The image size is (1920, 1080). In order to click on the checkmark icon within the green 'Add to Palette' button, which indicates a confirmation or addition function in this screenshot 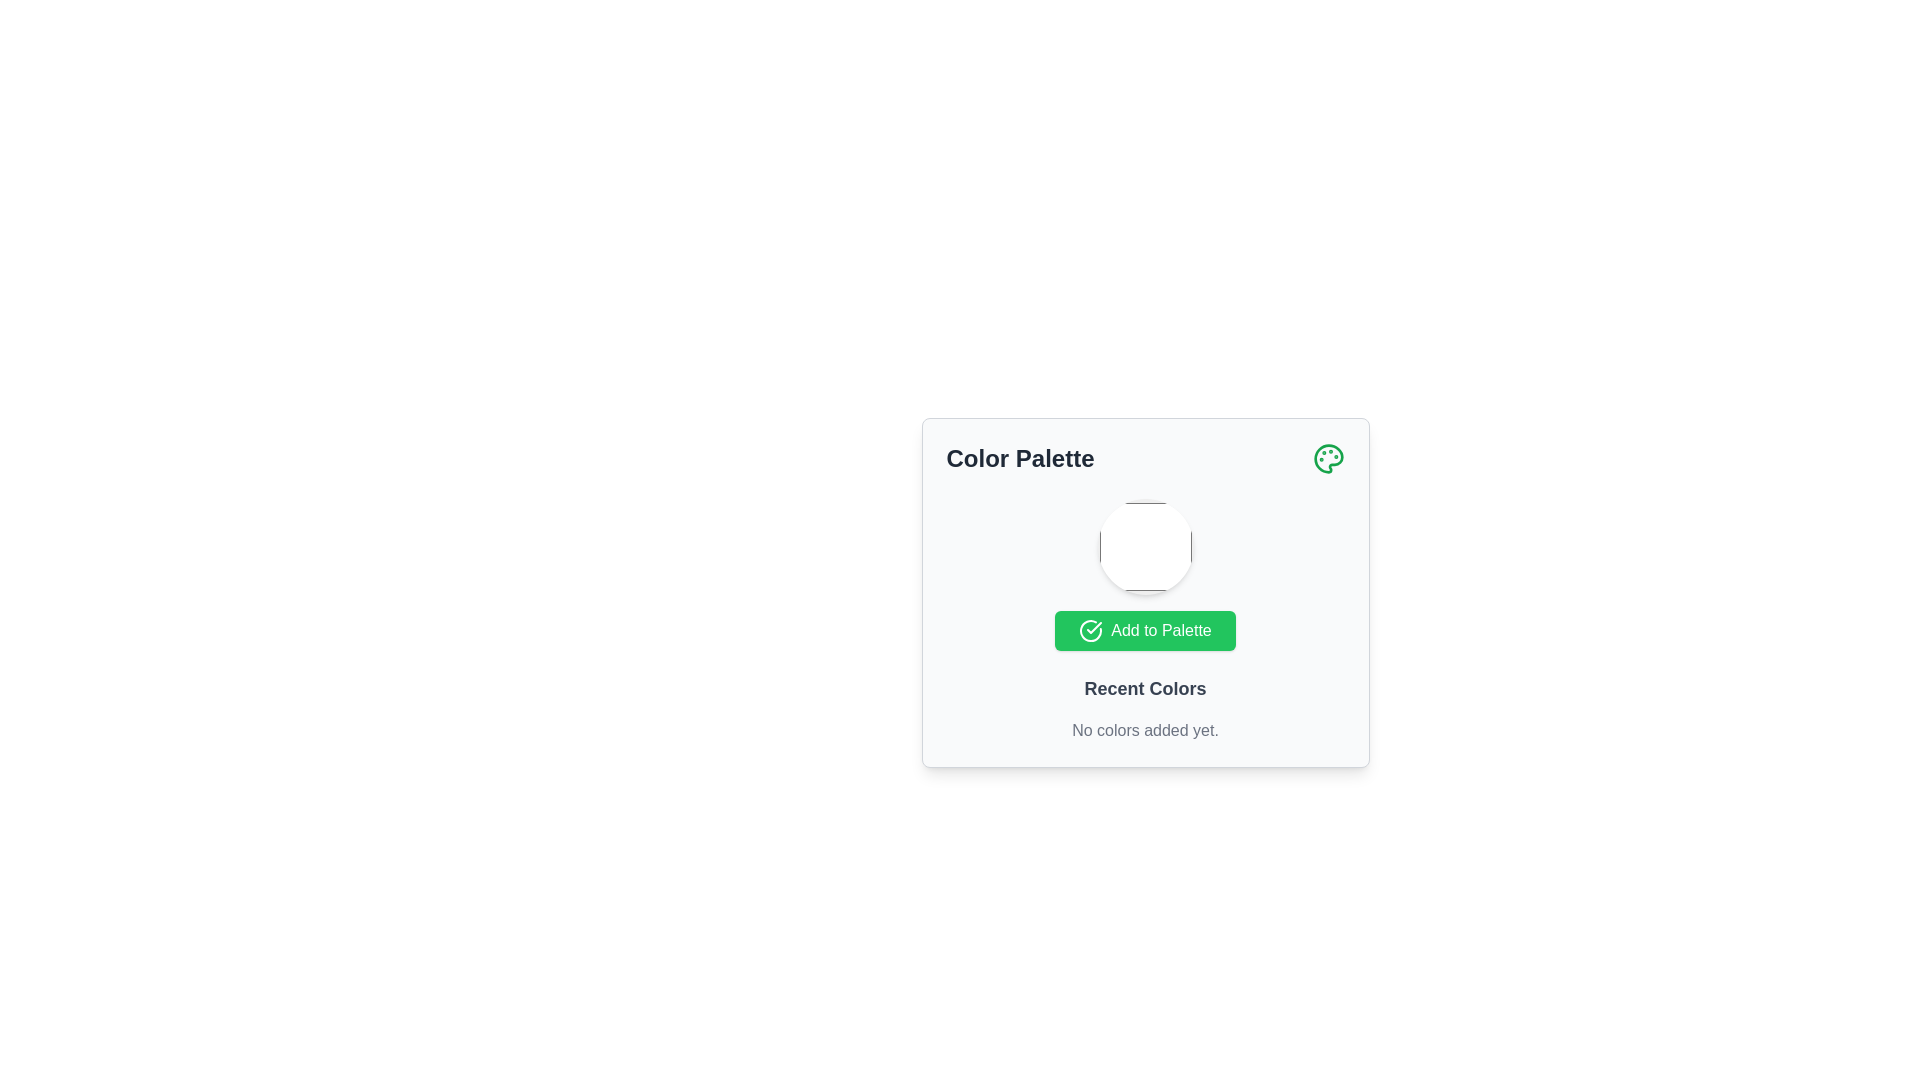, I will do `click(1090, 631)`.